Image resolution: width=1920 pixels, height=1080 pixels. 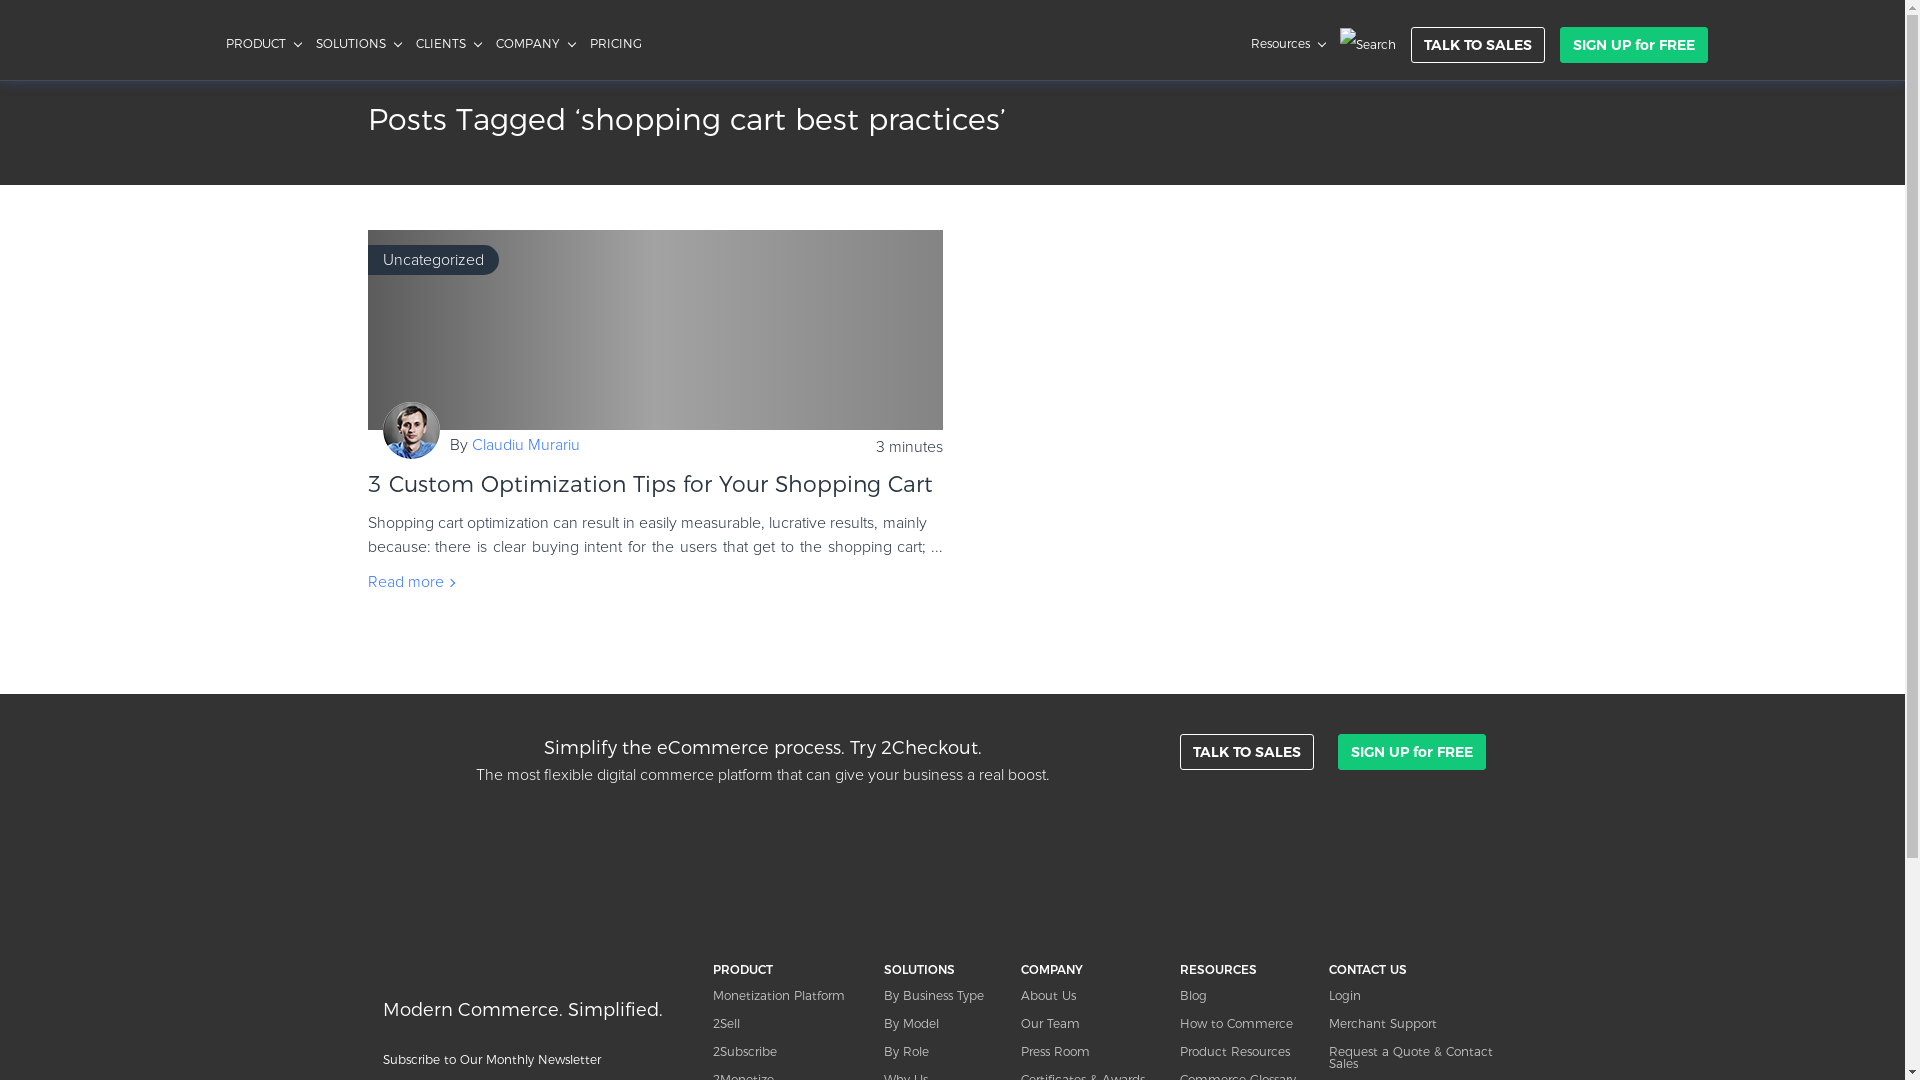 I want to click on 'How to Commerce', so click(x=1180, y=1023).